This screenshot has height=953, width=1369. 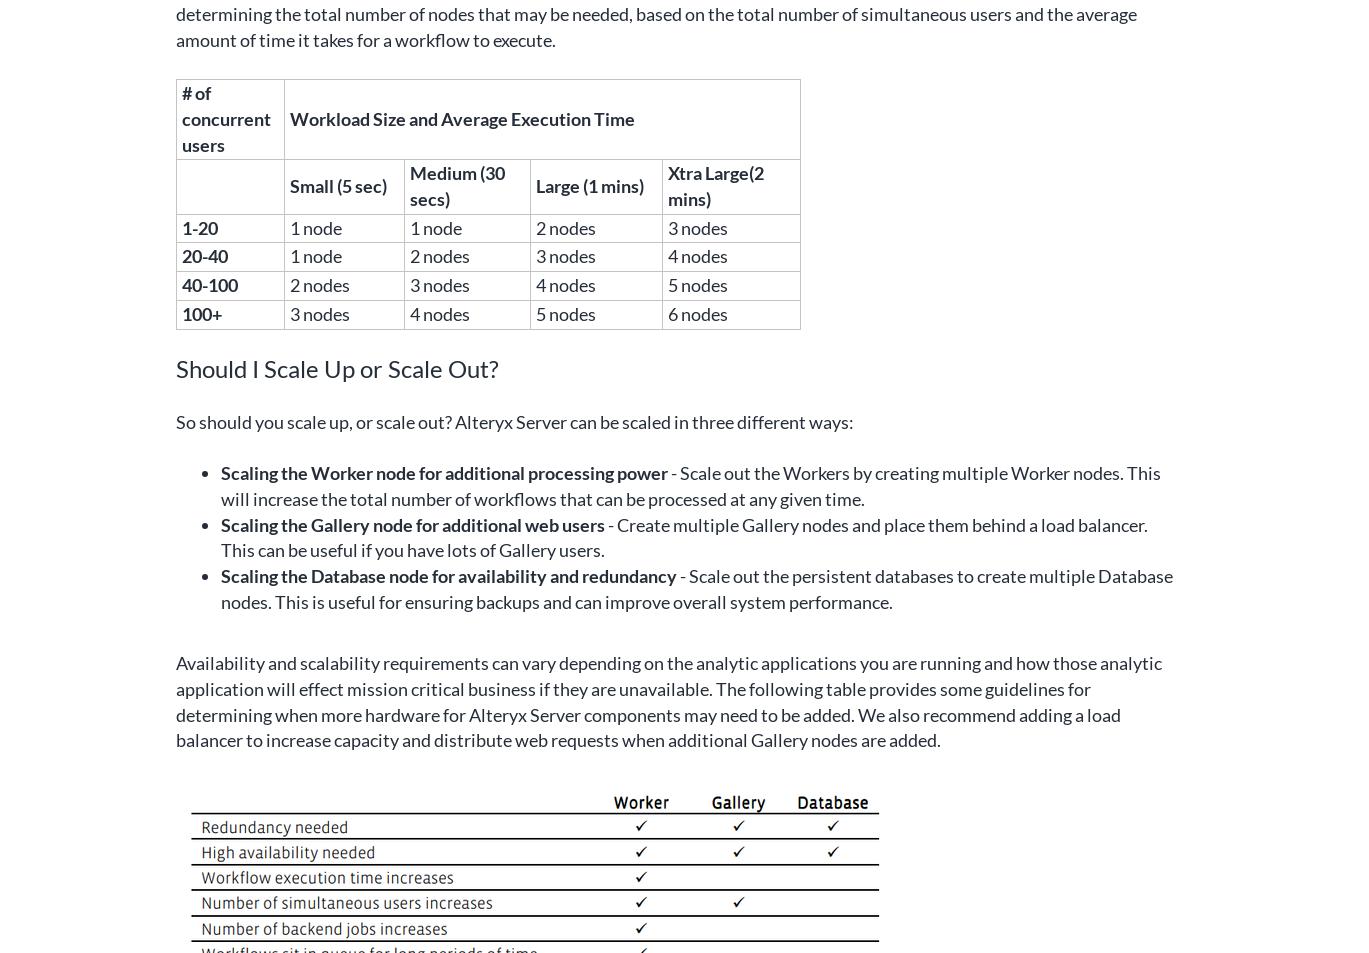 I want to click on 'Medium (30 secs)', so click(x=408, y=185).